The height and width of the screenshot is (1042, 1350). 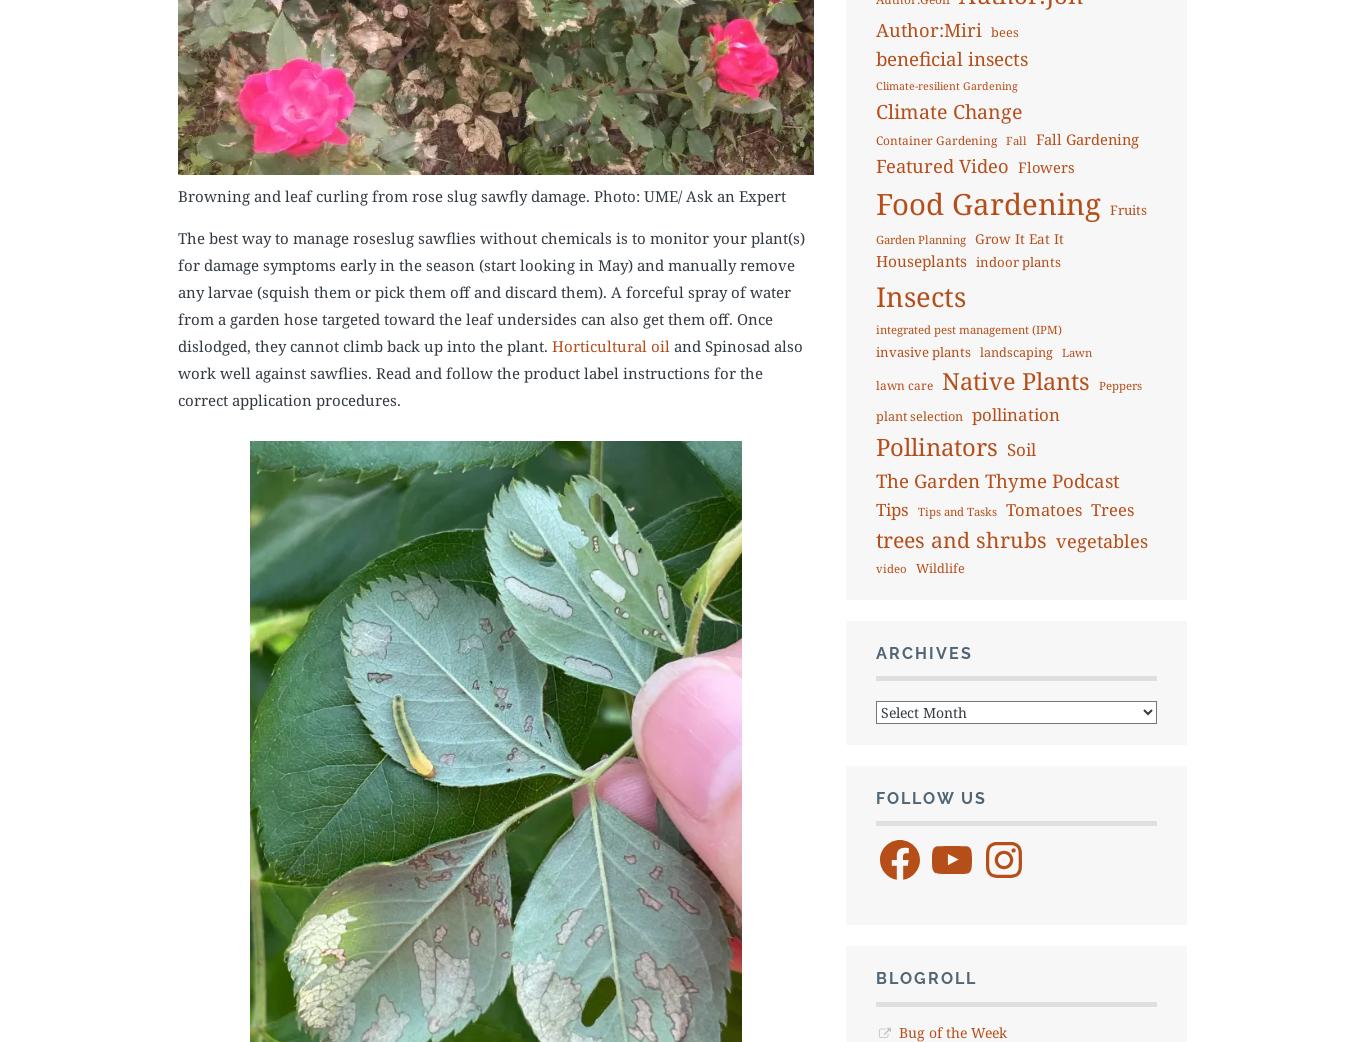 What do you see at coordinates (1015, 139) in the screenshot?
I see `'Fall'` at bounding box center [1015, 139].